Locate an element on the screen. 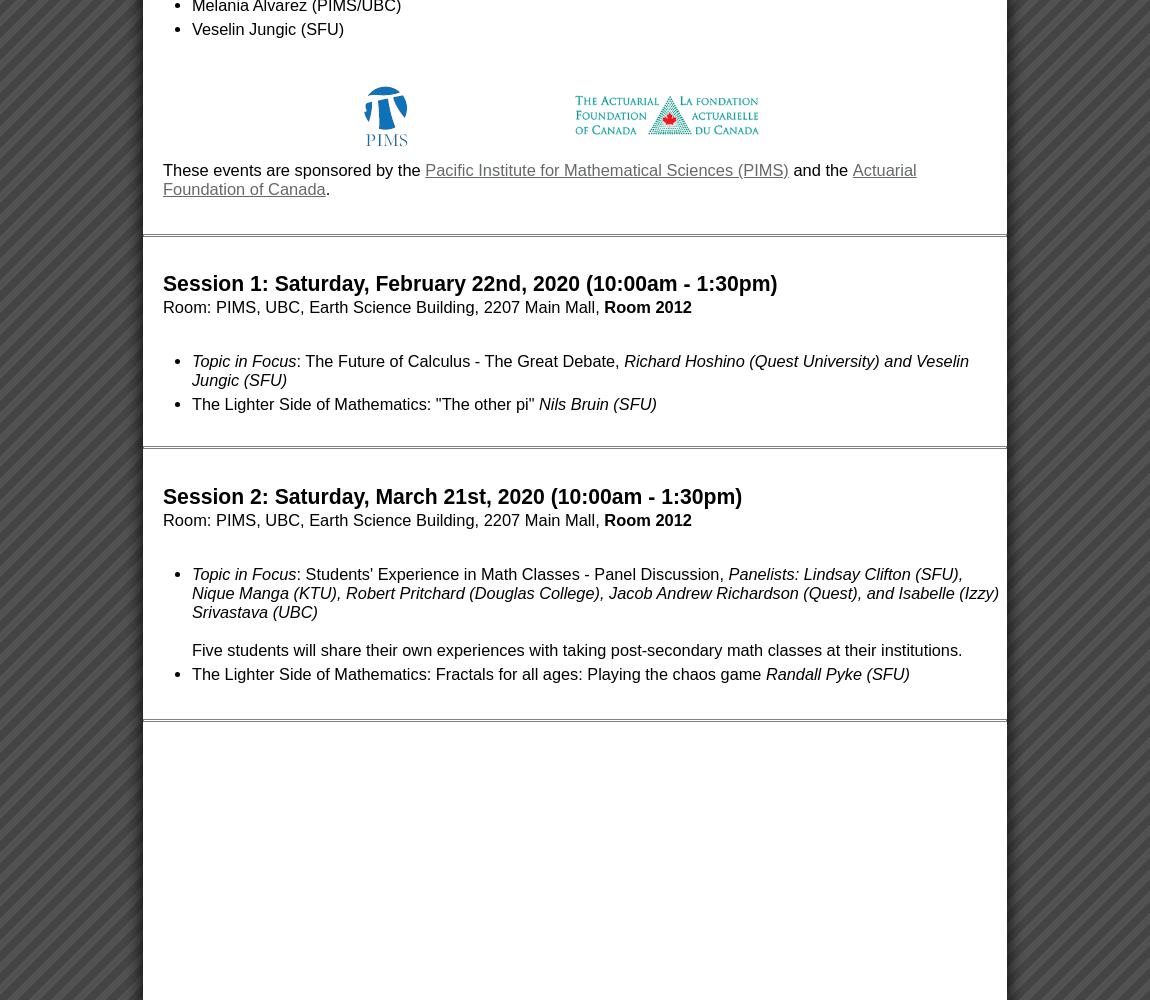 This screenshot has height=1000, width=1150. 'Actuarial Foundation of Canada' is located at coordinates (539, 179).